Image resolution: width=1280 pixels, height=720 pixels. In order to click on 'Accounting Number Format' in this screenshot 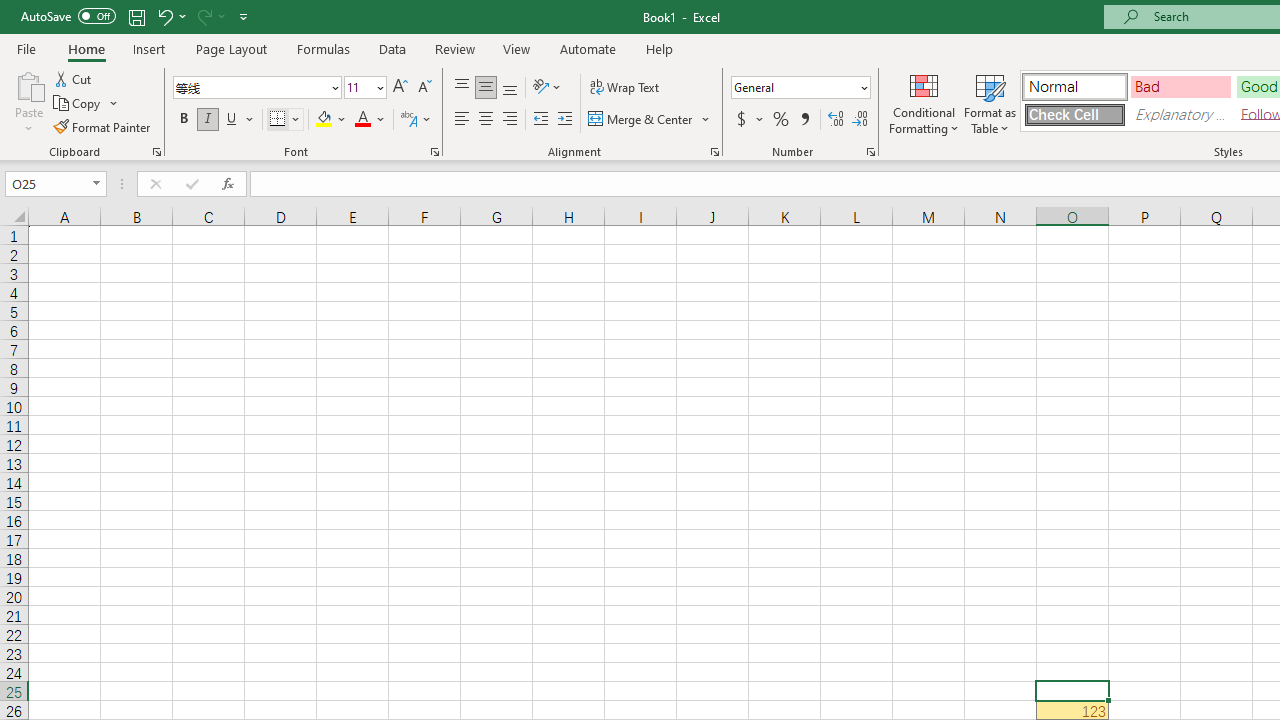, I will do `click(748, 119)`.